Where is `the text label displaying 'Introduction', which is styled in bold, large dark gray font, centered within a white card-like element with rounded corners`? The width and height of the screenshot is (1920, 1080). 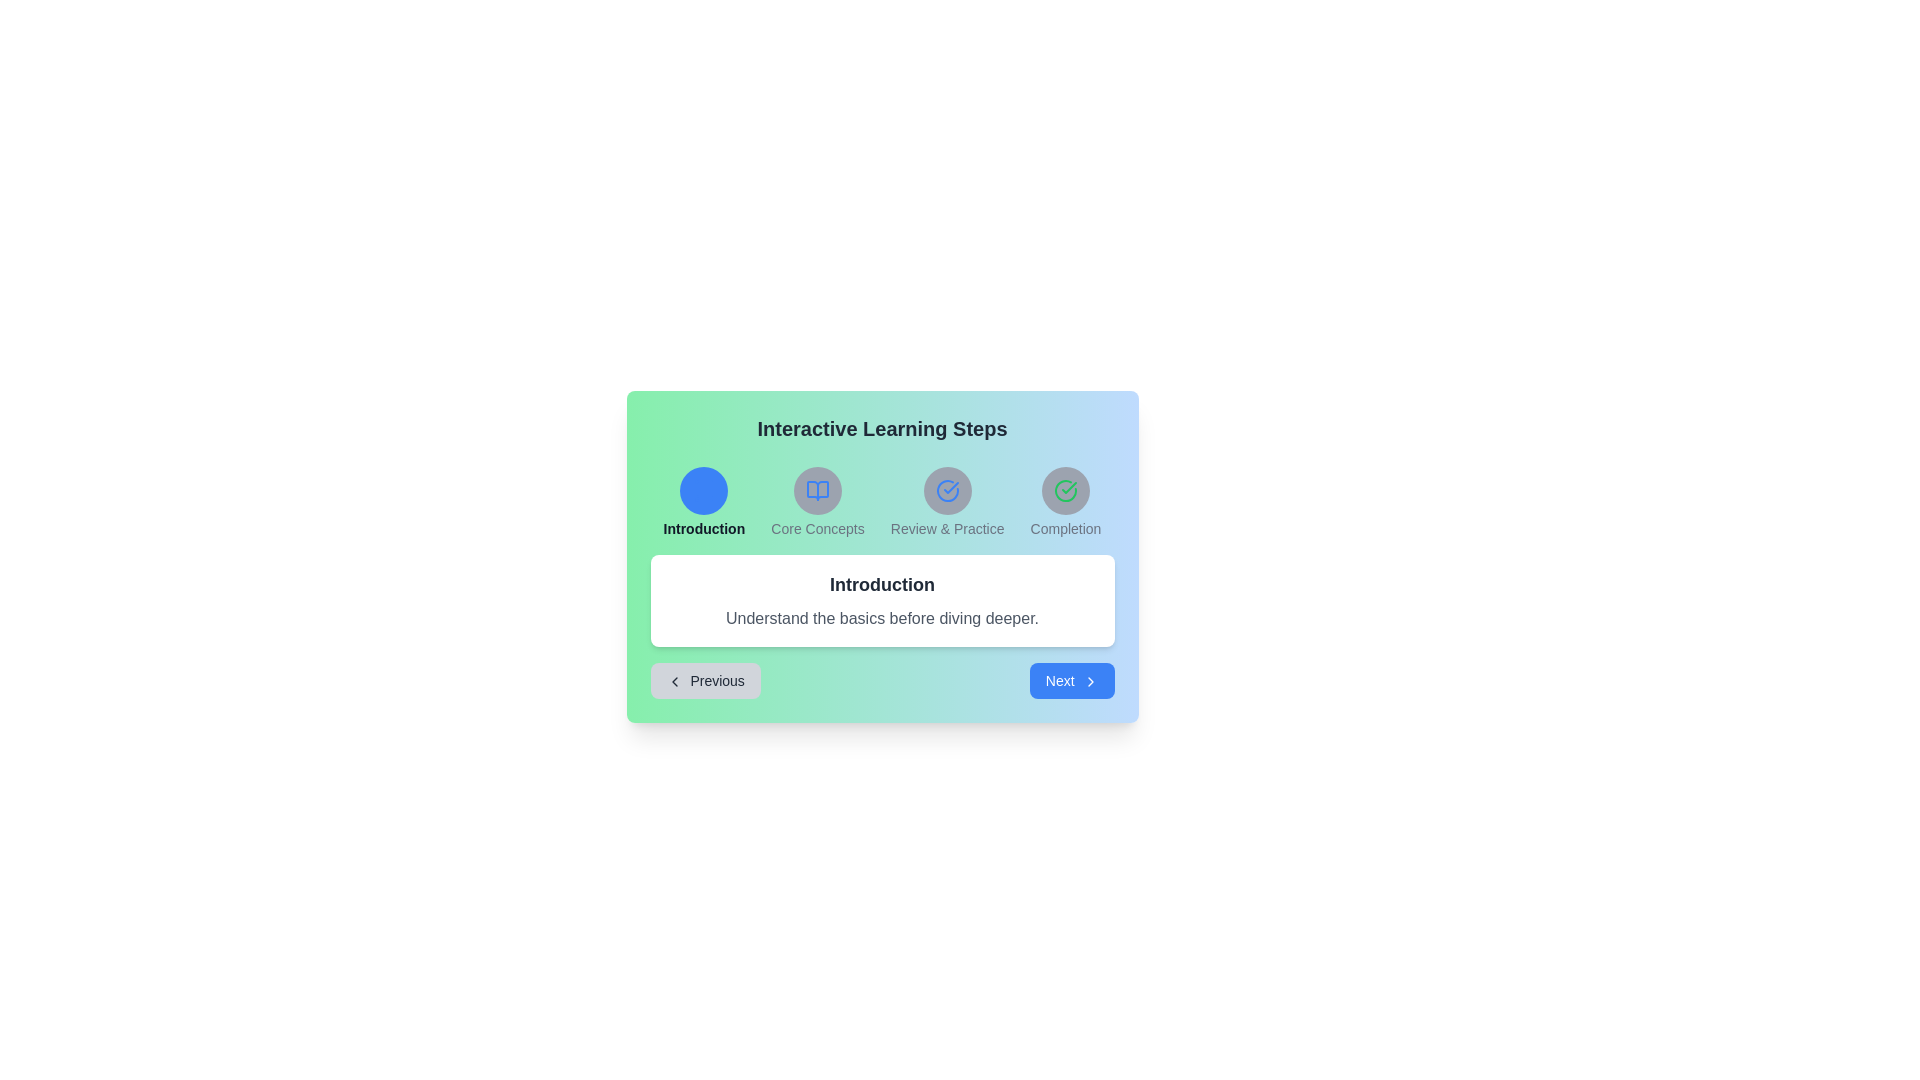
the text label displaying 'Introduction', which is styled in bold, large dark gray font, centered within a white card-like element with rounded corners is located at coordinates (881, 585).